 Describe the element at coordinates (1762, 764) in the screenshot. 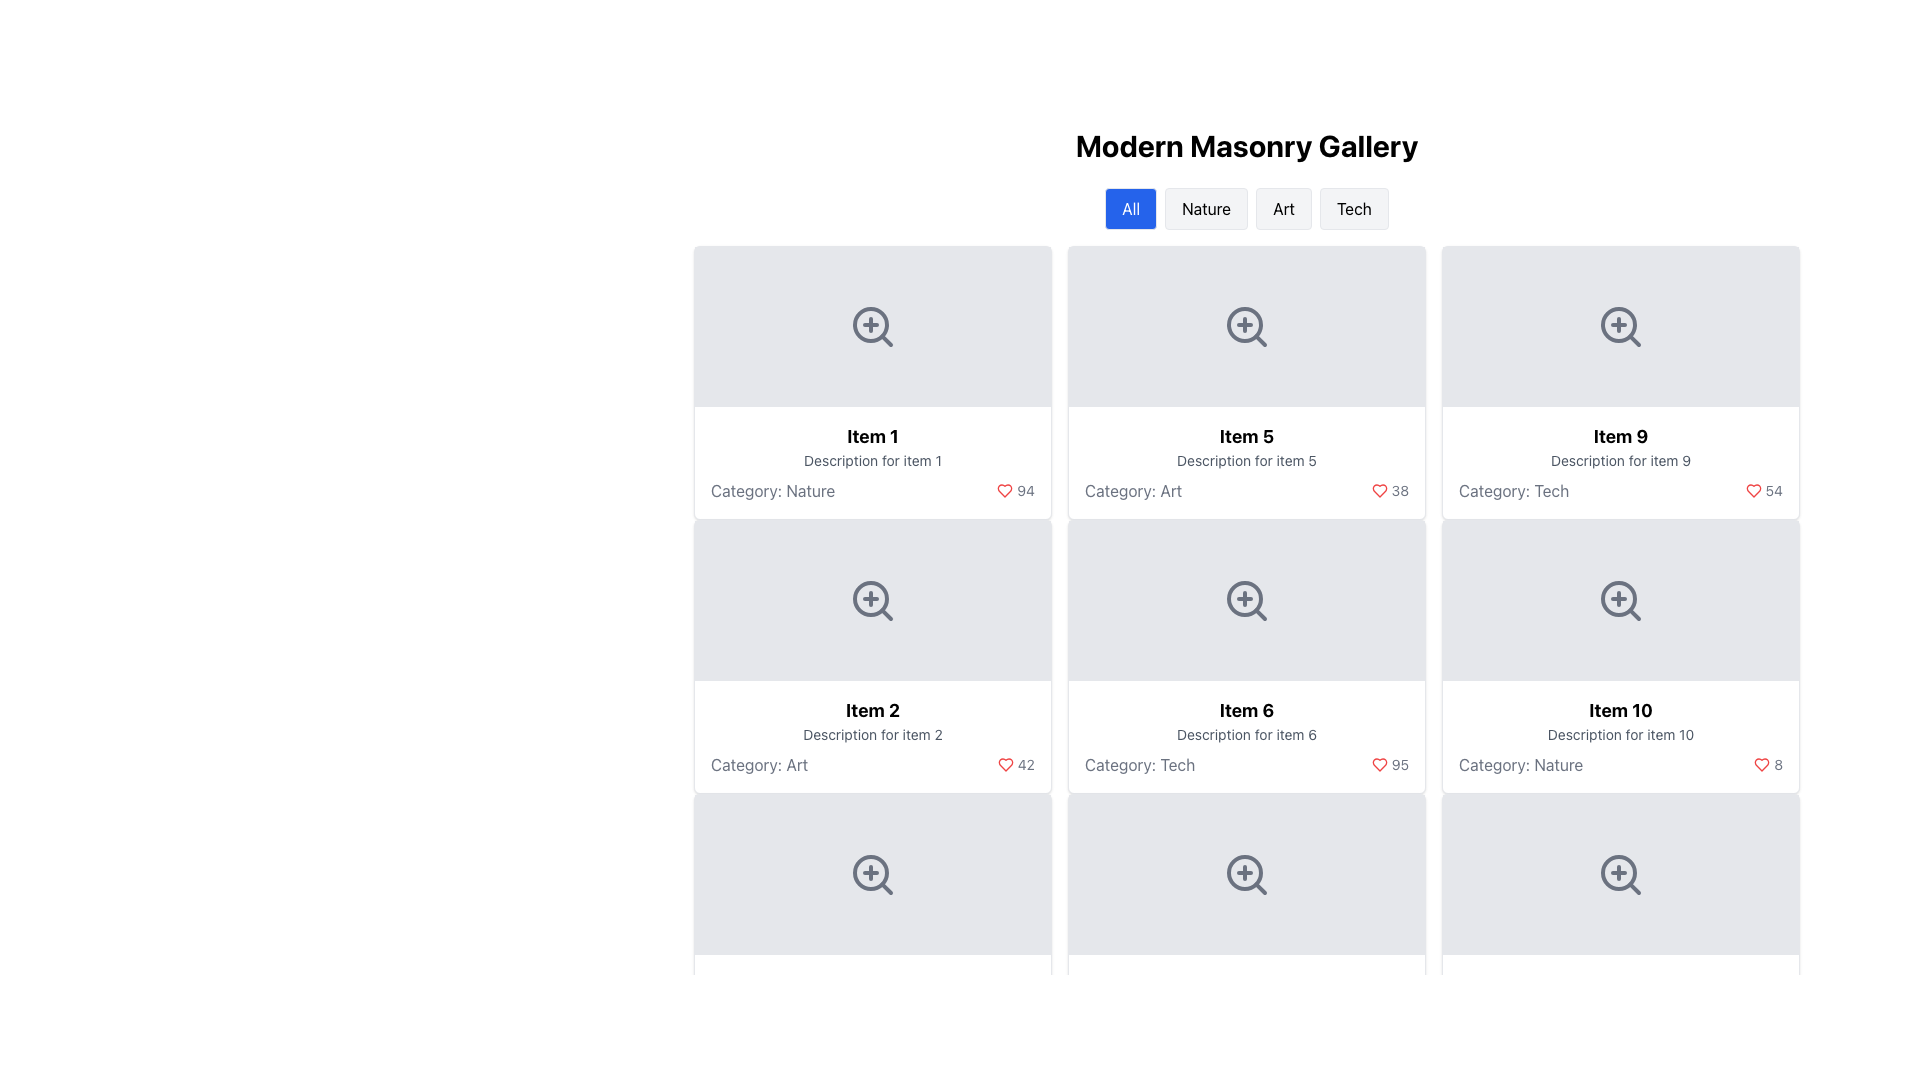

I see `the heart icon that indicates a like or favorite functionality for 'Item 10'` at that location.